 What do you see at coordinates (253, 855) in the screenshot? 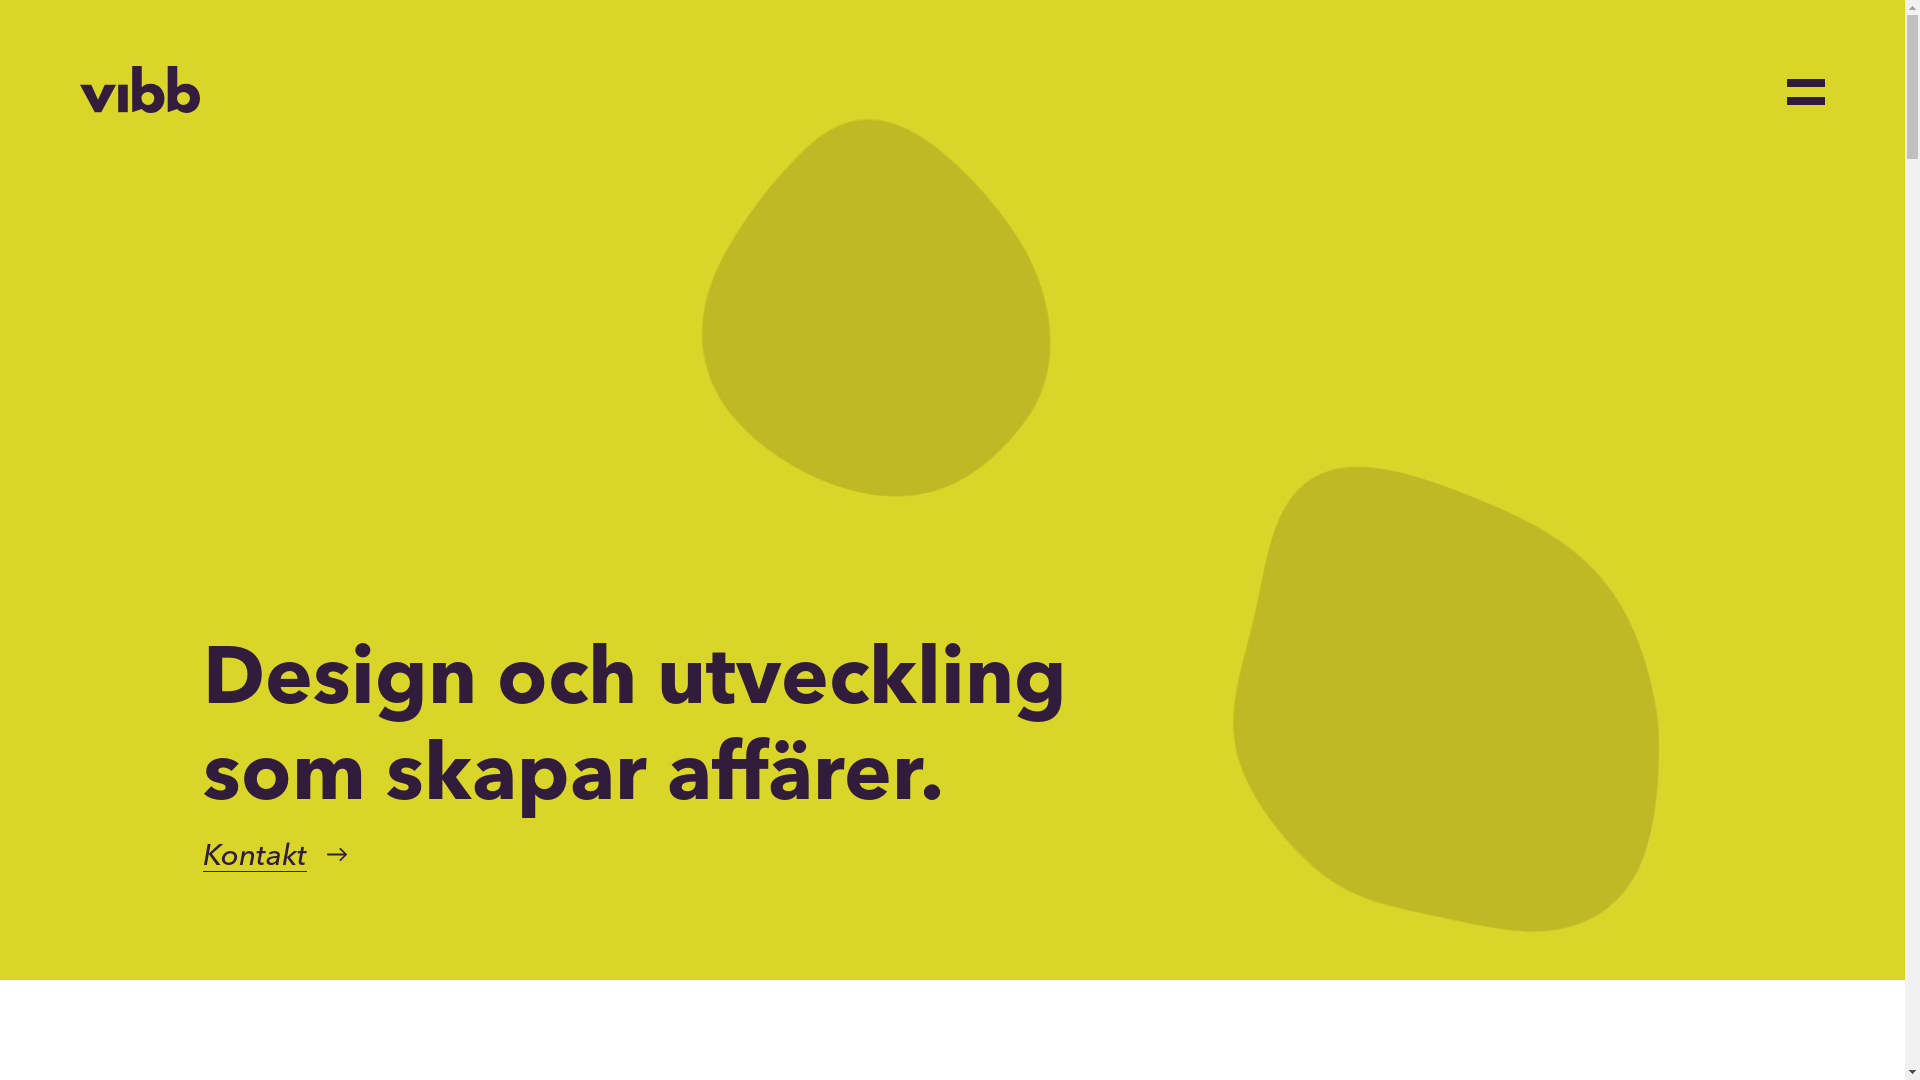
I see `'Kontakt'` at bounding box center [253, 855].